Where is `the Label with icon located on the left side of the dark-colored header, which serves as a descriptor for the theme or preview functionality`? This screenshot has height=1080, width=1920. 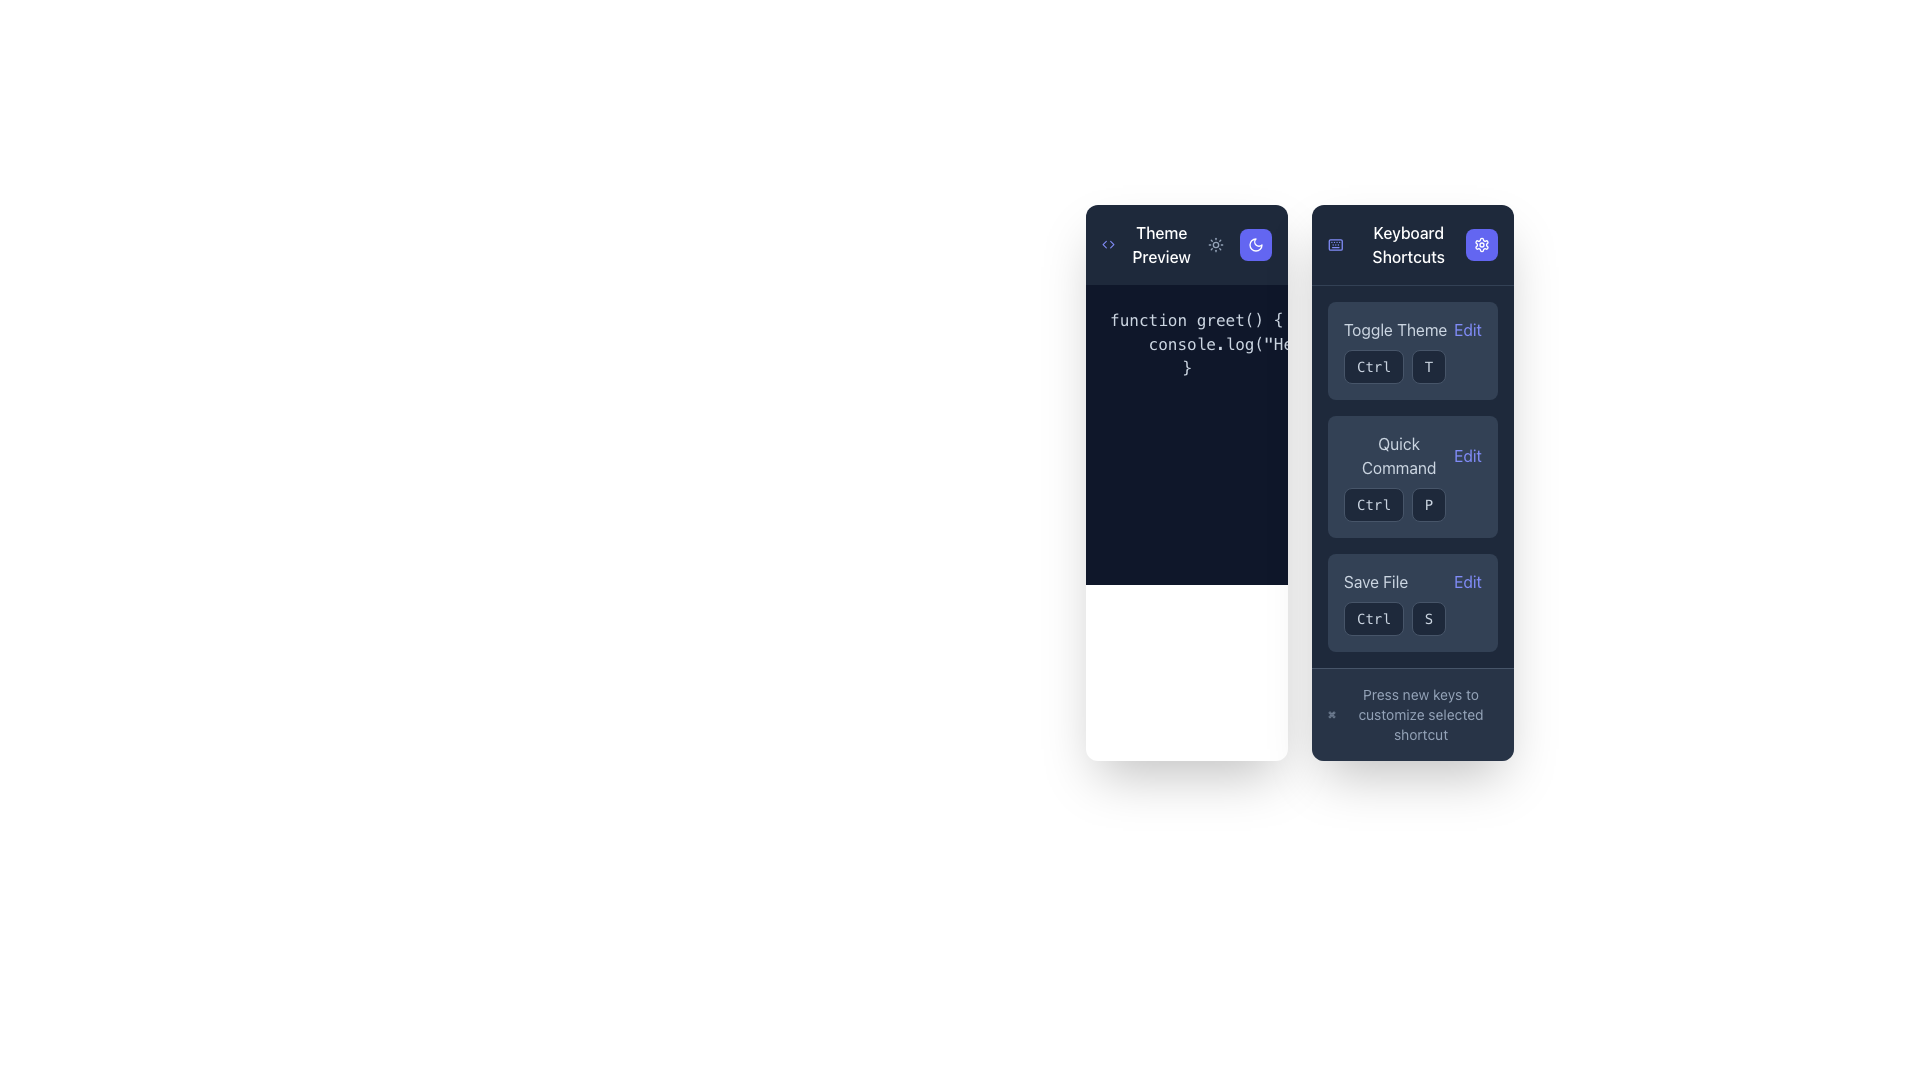 the Label with icon located on the left side of the dark-colored header, which serves as a descriptor for the theme or preview functionality is located at coordinates (1151, 244).